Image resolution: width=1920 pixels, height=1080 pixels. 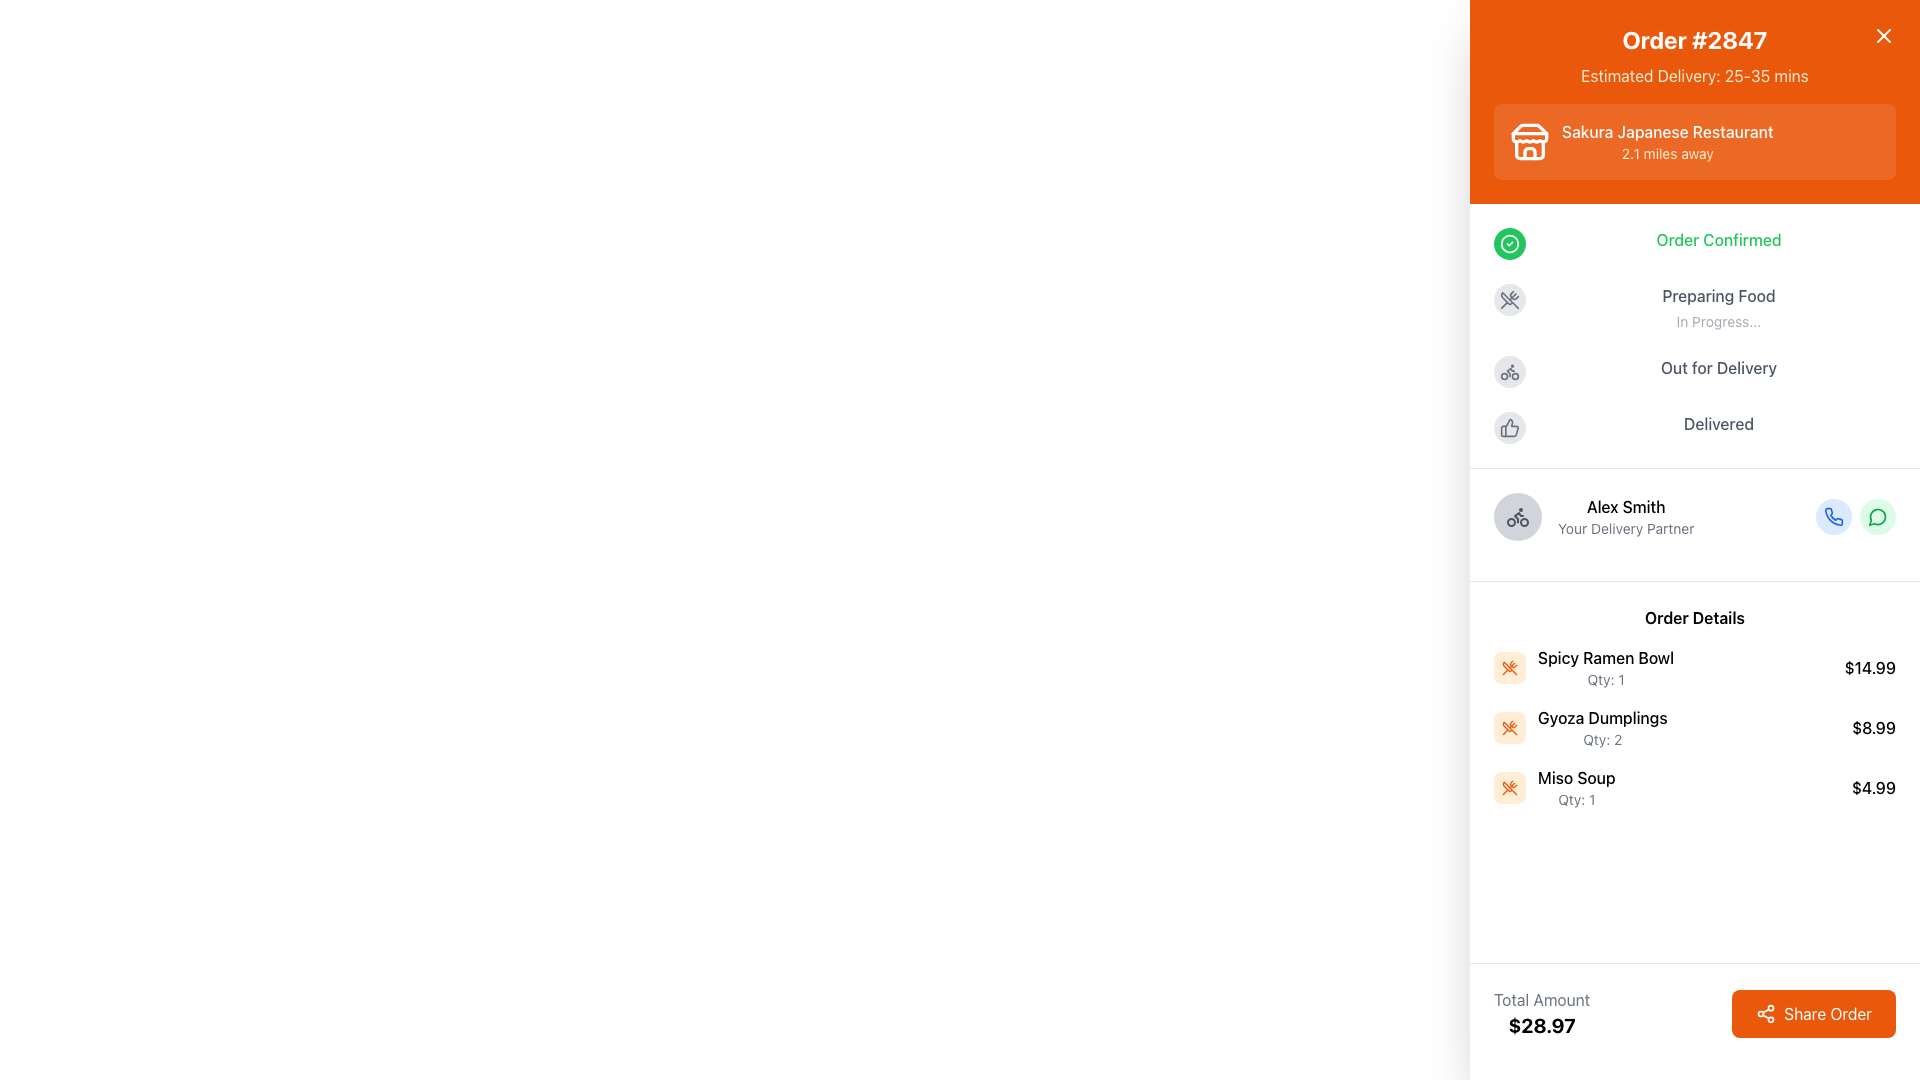 I want to click on the left button of the communication action group located next to 'Alex Smith, Your Delivery Partner' for a phone call, so click(x=1855, y=515).